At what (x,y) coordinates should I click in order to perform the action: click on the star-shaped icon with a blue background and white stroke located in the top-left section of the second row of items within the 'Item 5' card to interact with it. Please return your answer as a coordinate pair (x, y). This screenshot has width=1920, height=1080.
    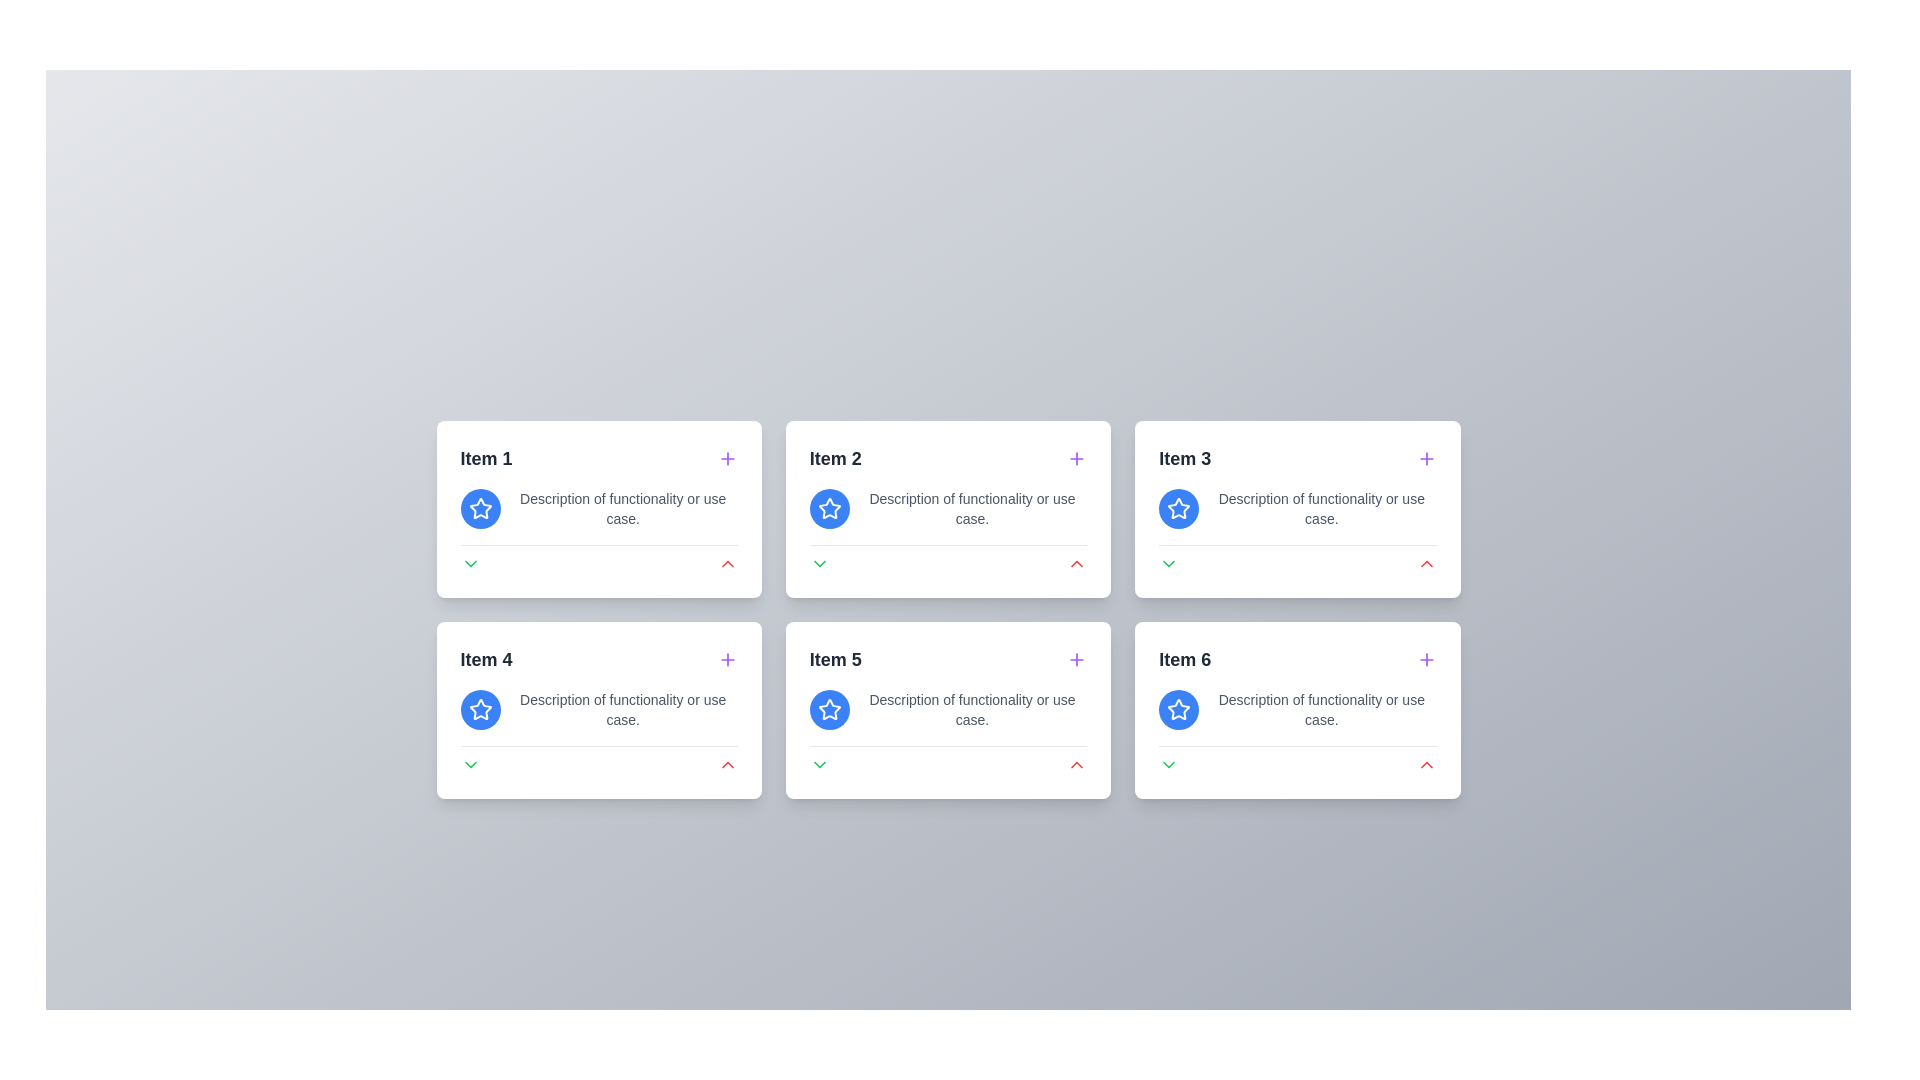
    Looking at the image, I should click on (829, 708).